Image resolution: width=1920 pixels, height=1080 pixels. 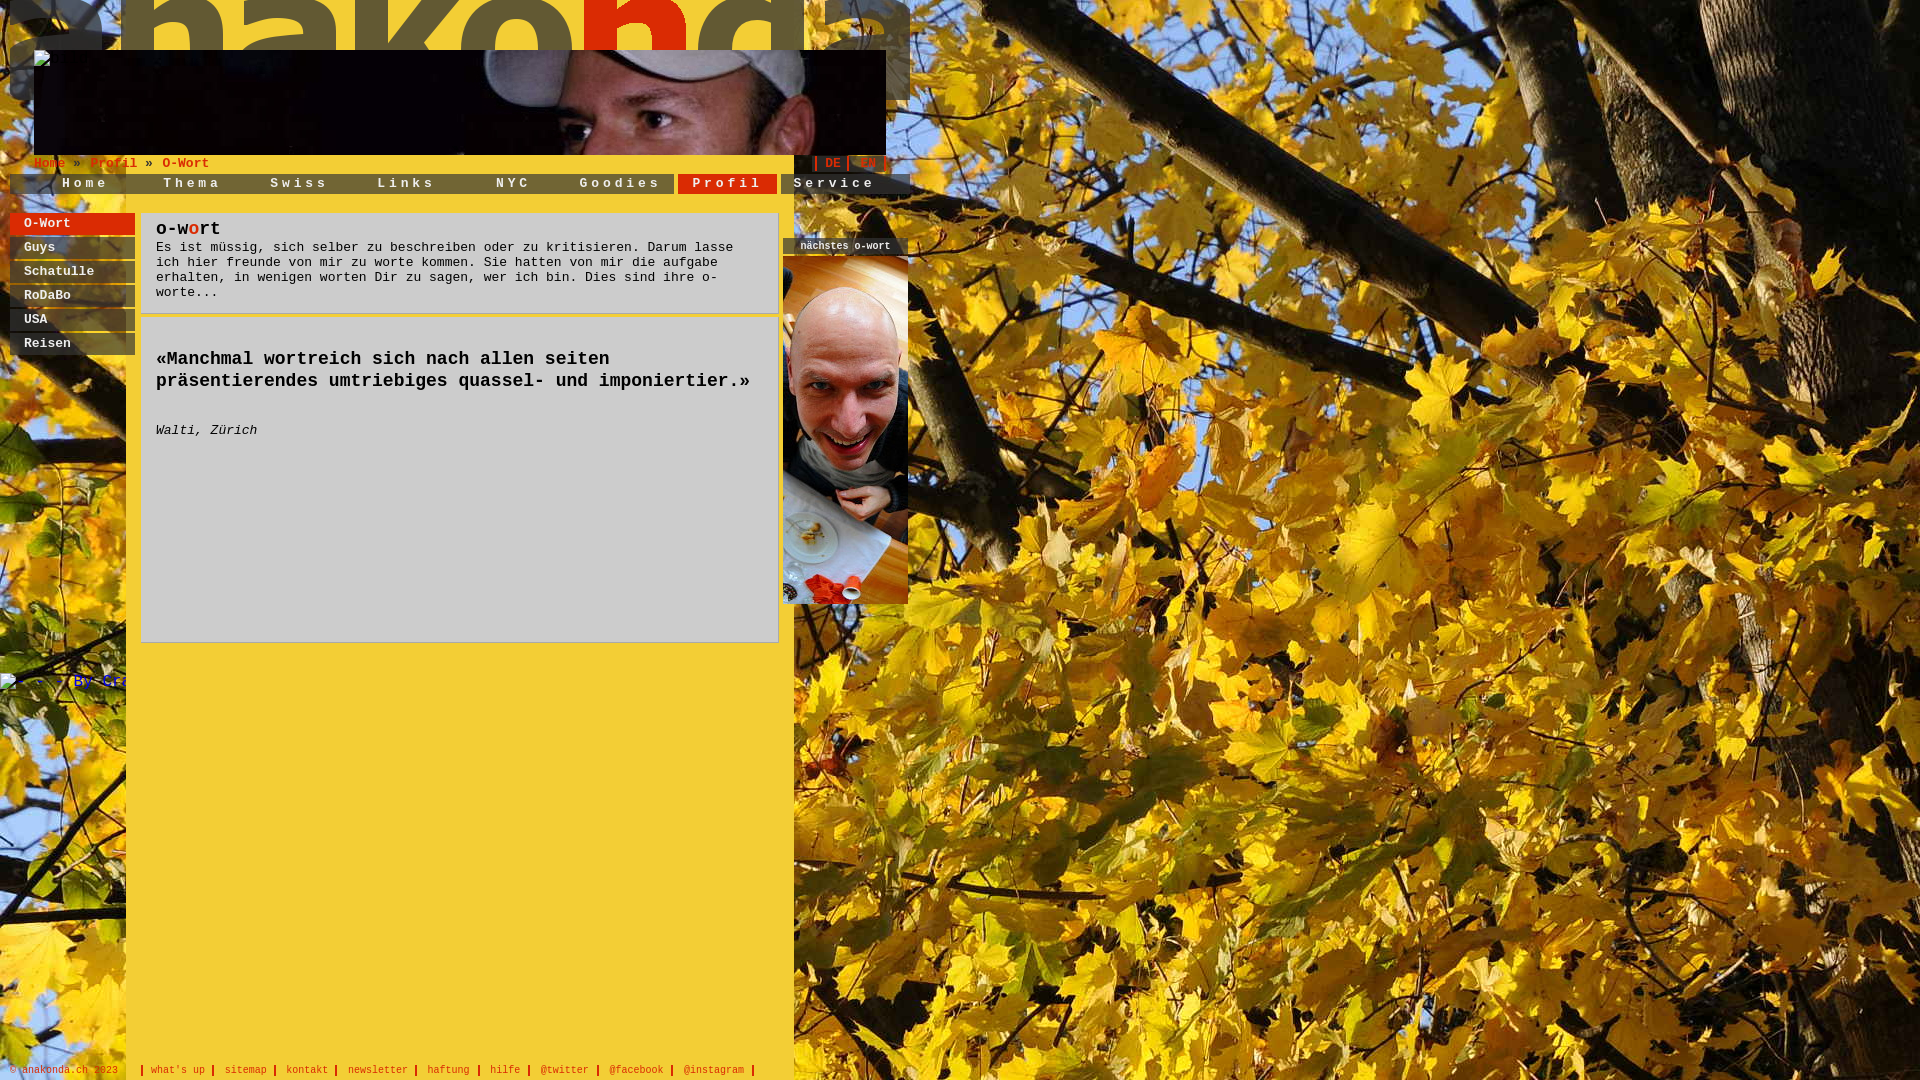 I want to click on 'Home', so click(x=62, y=183).